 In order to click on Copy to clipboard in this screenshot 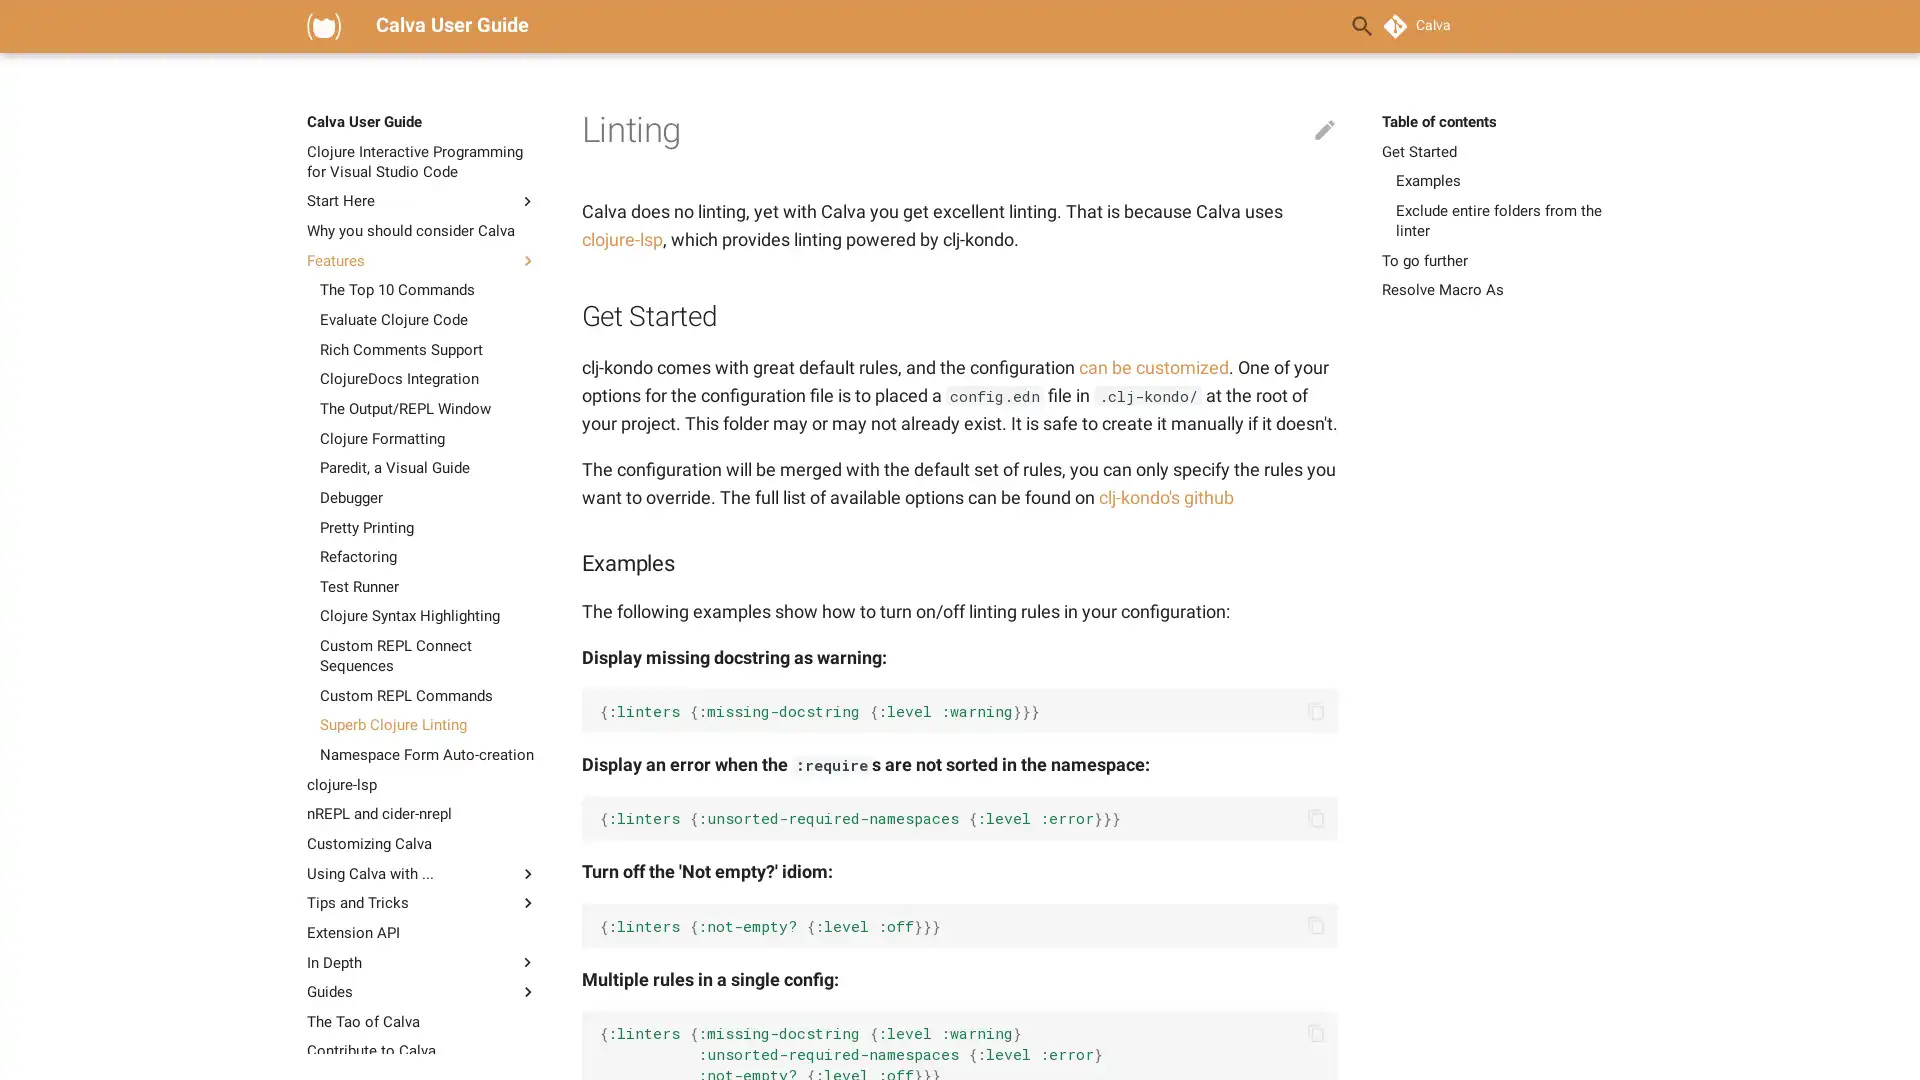, I will do `click(1315, 817)`.